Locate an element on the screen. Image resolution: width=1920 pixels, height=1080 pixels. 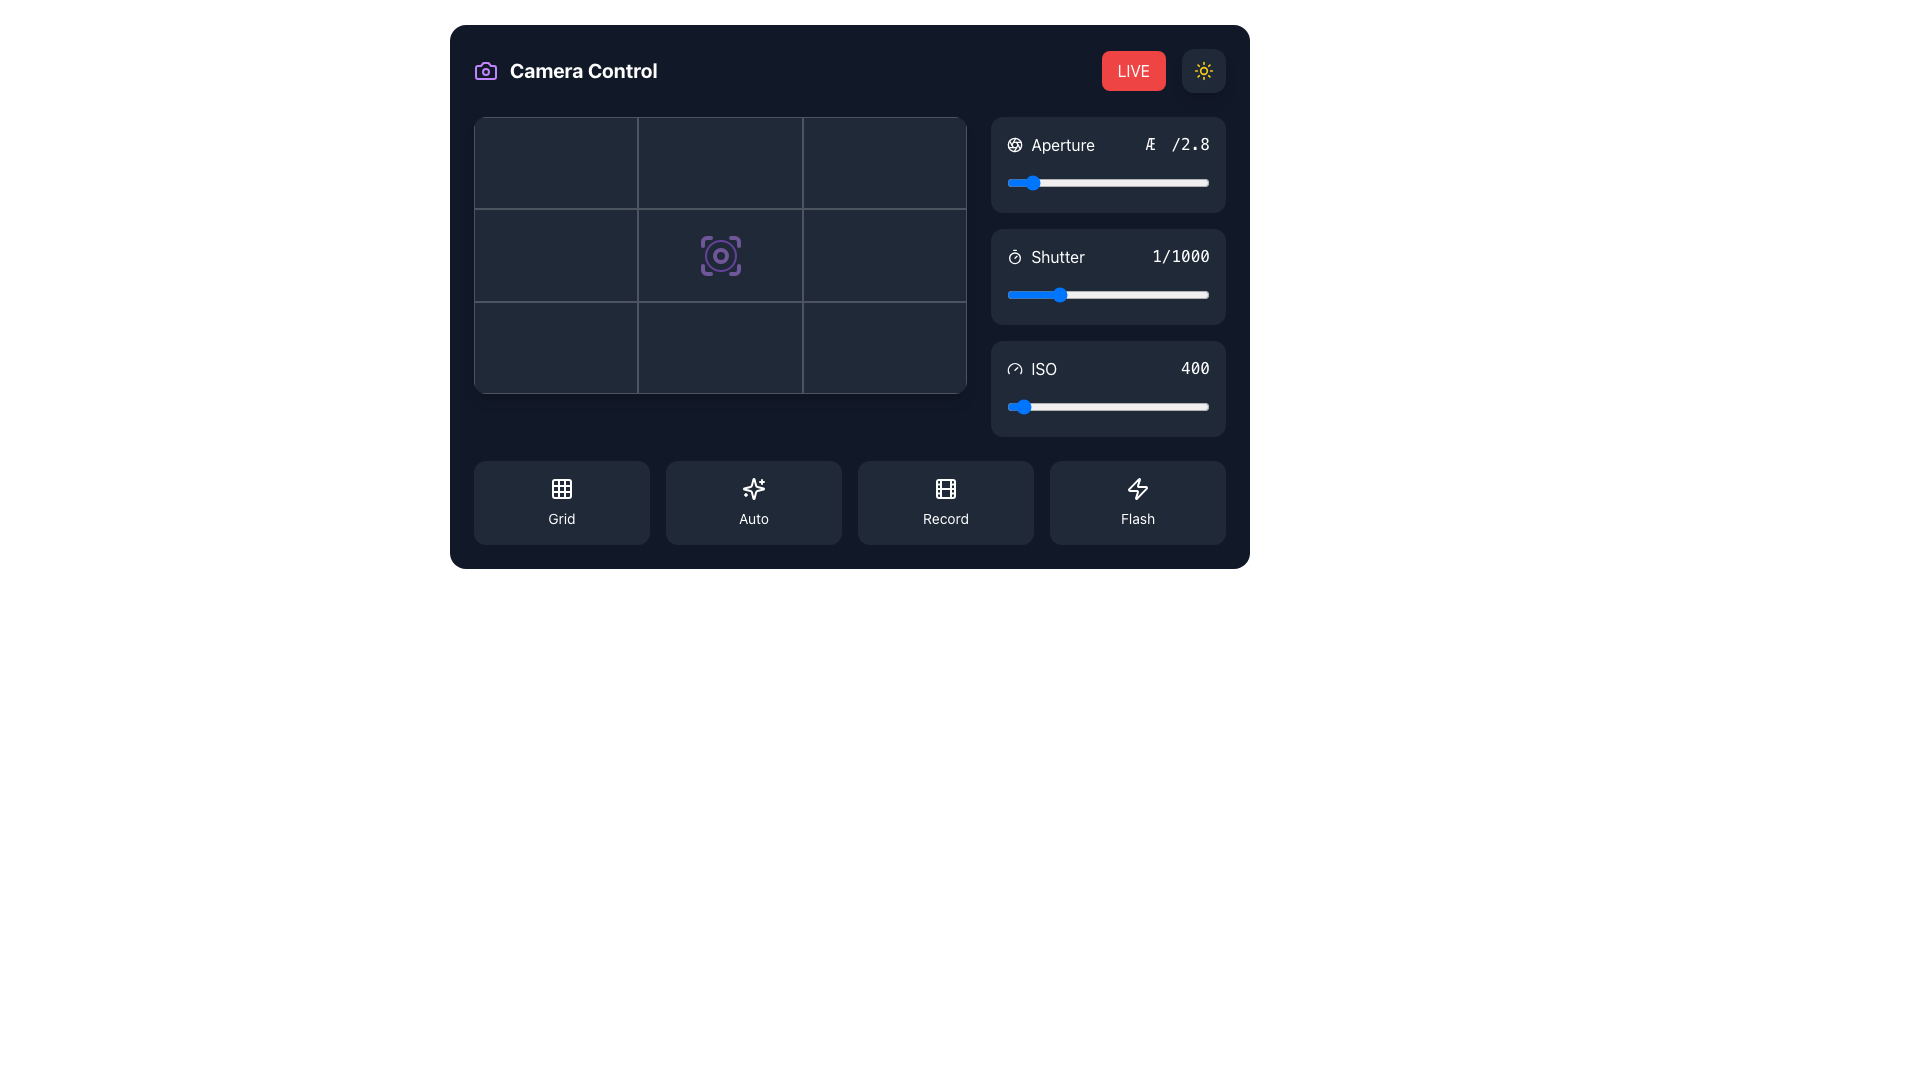
ISO value is located at coordinates (1043, 406).